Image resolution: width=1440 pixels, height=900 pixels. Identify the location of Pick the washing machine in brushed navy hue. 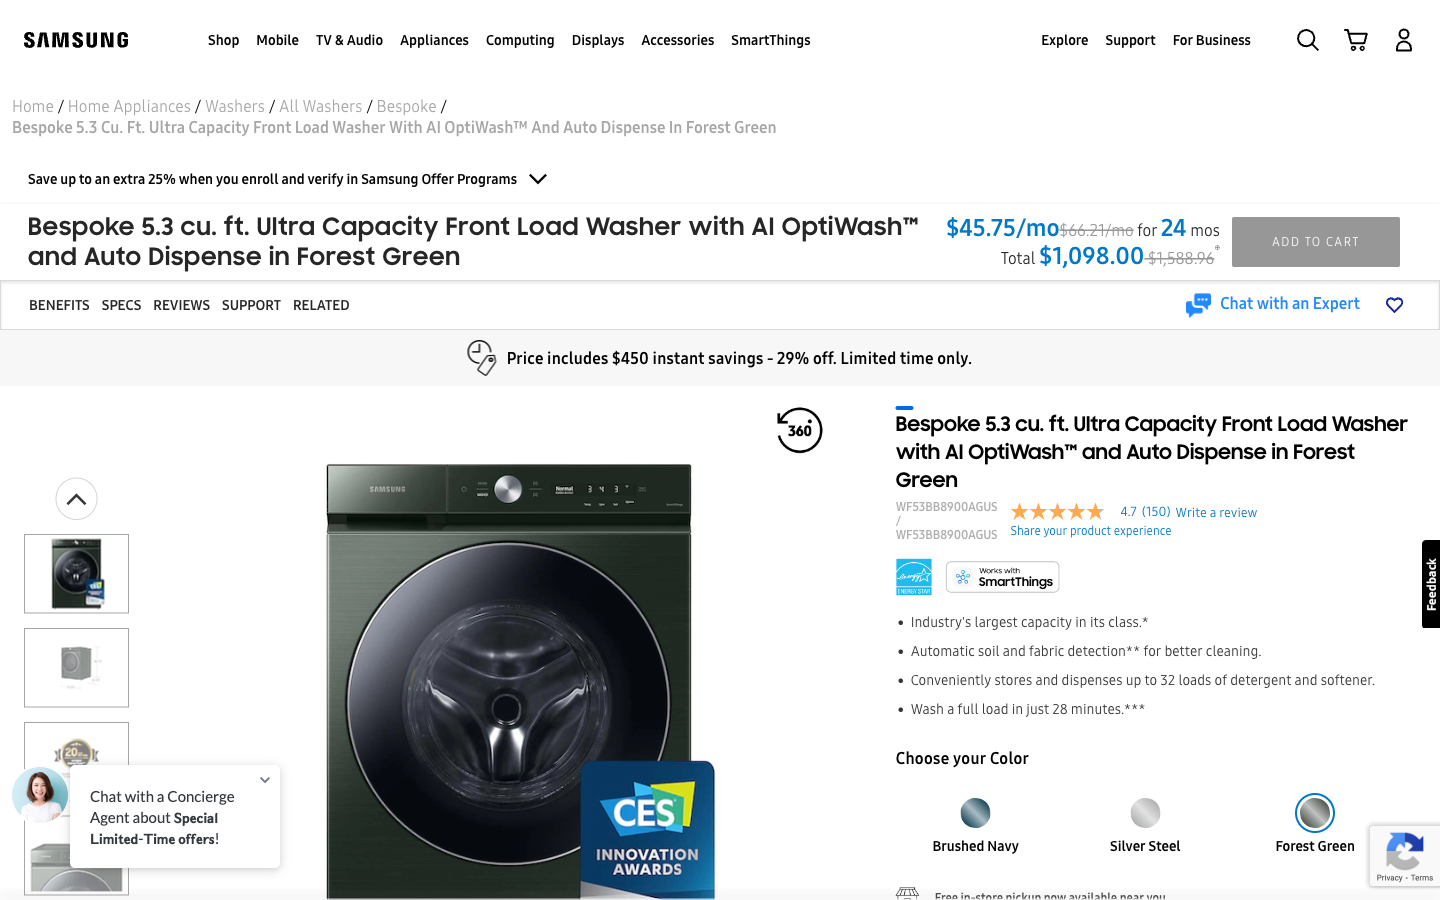
(974, 806).